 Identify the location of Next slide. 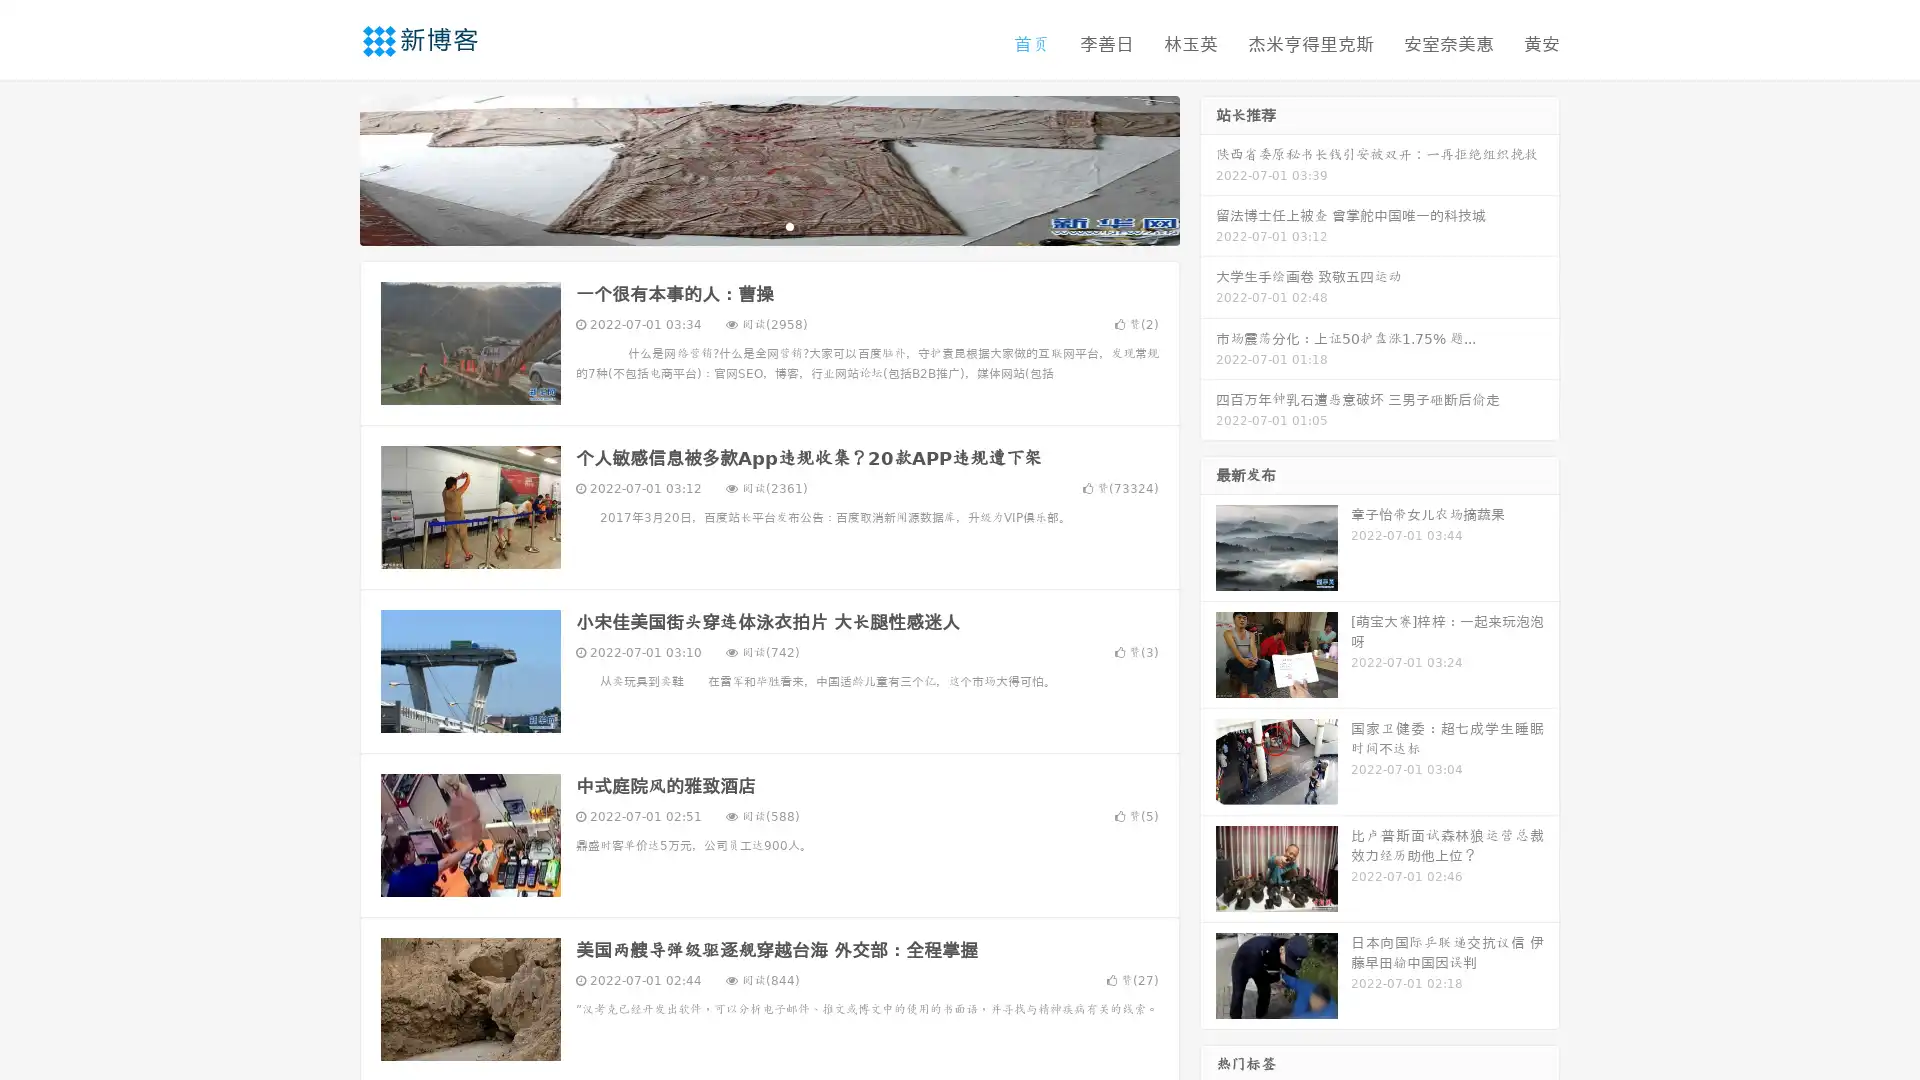
(1208, 168).